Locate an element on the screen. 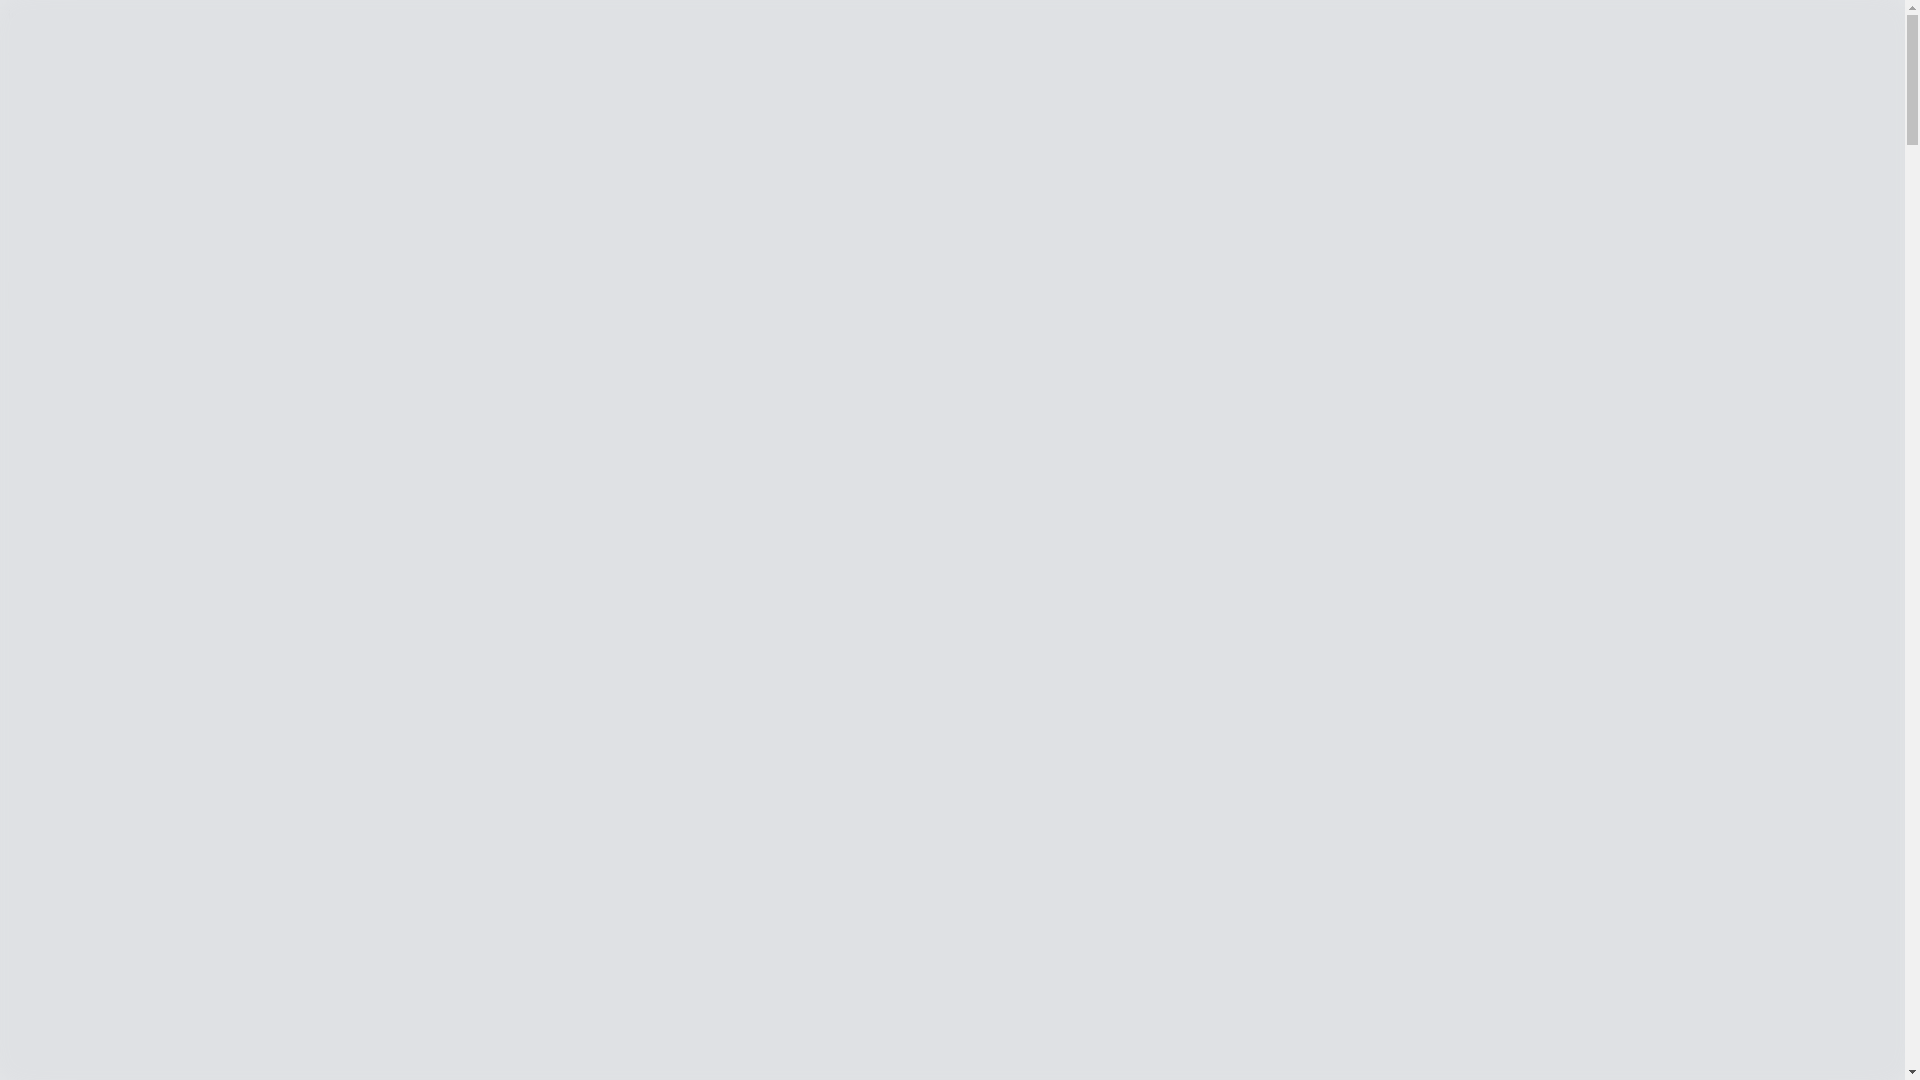 This screenshot has width=1920, height=1080. 'Takeaway Menu' is located at coordinates (139, 632).